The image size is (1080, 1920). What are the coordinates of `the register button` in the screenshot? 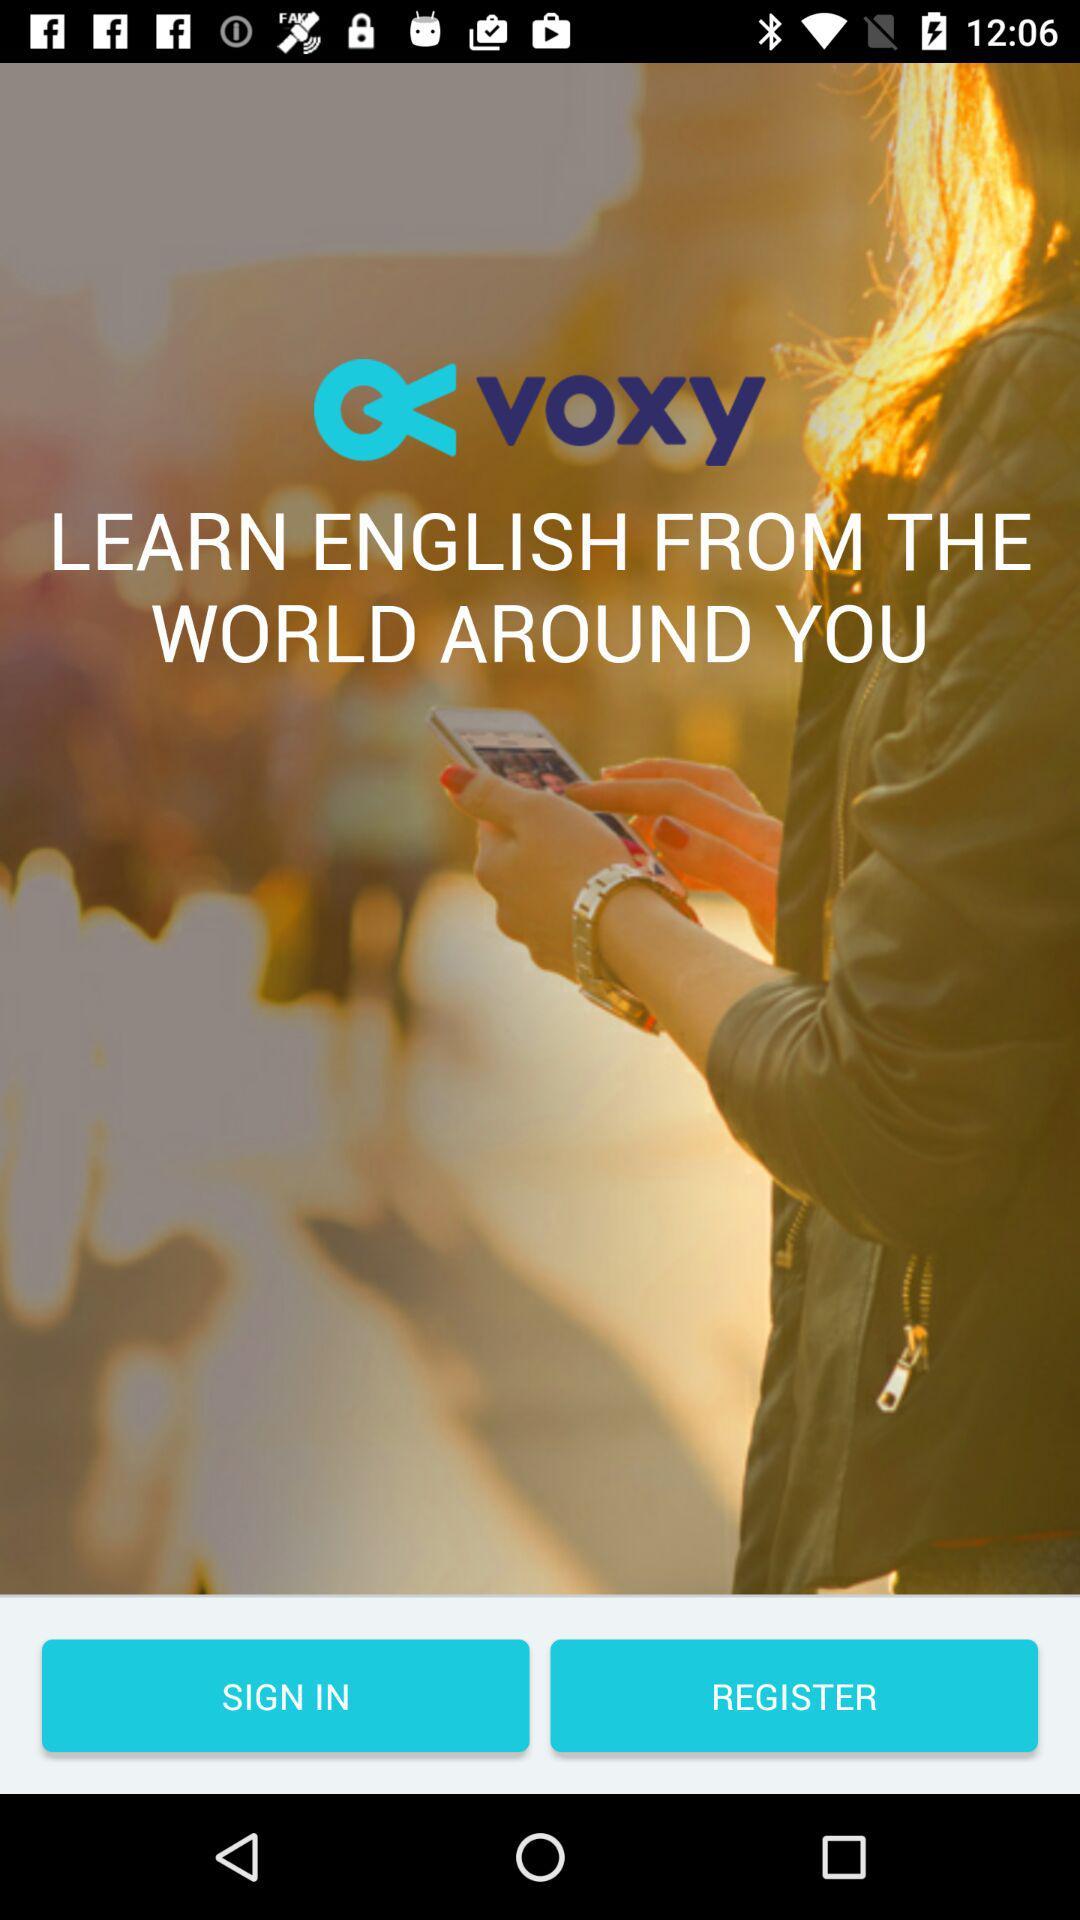 It's located at (793, 1694).